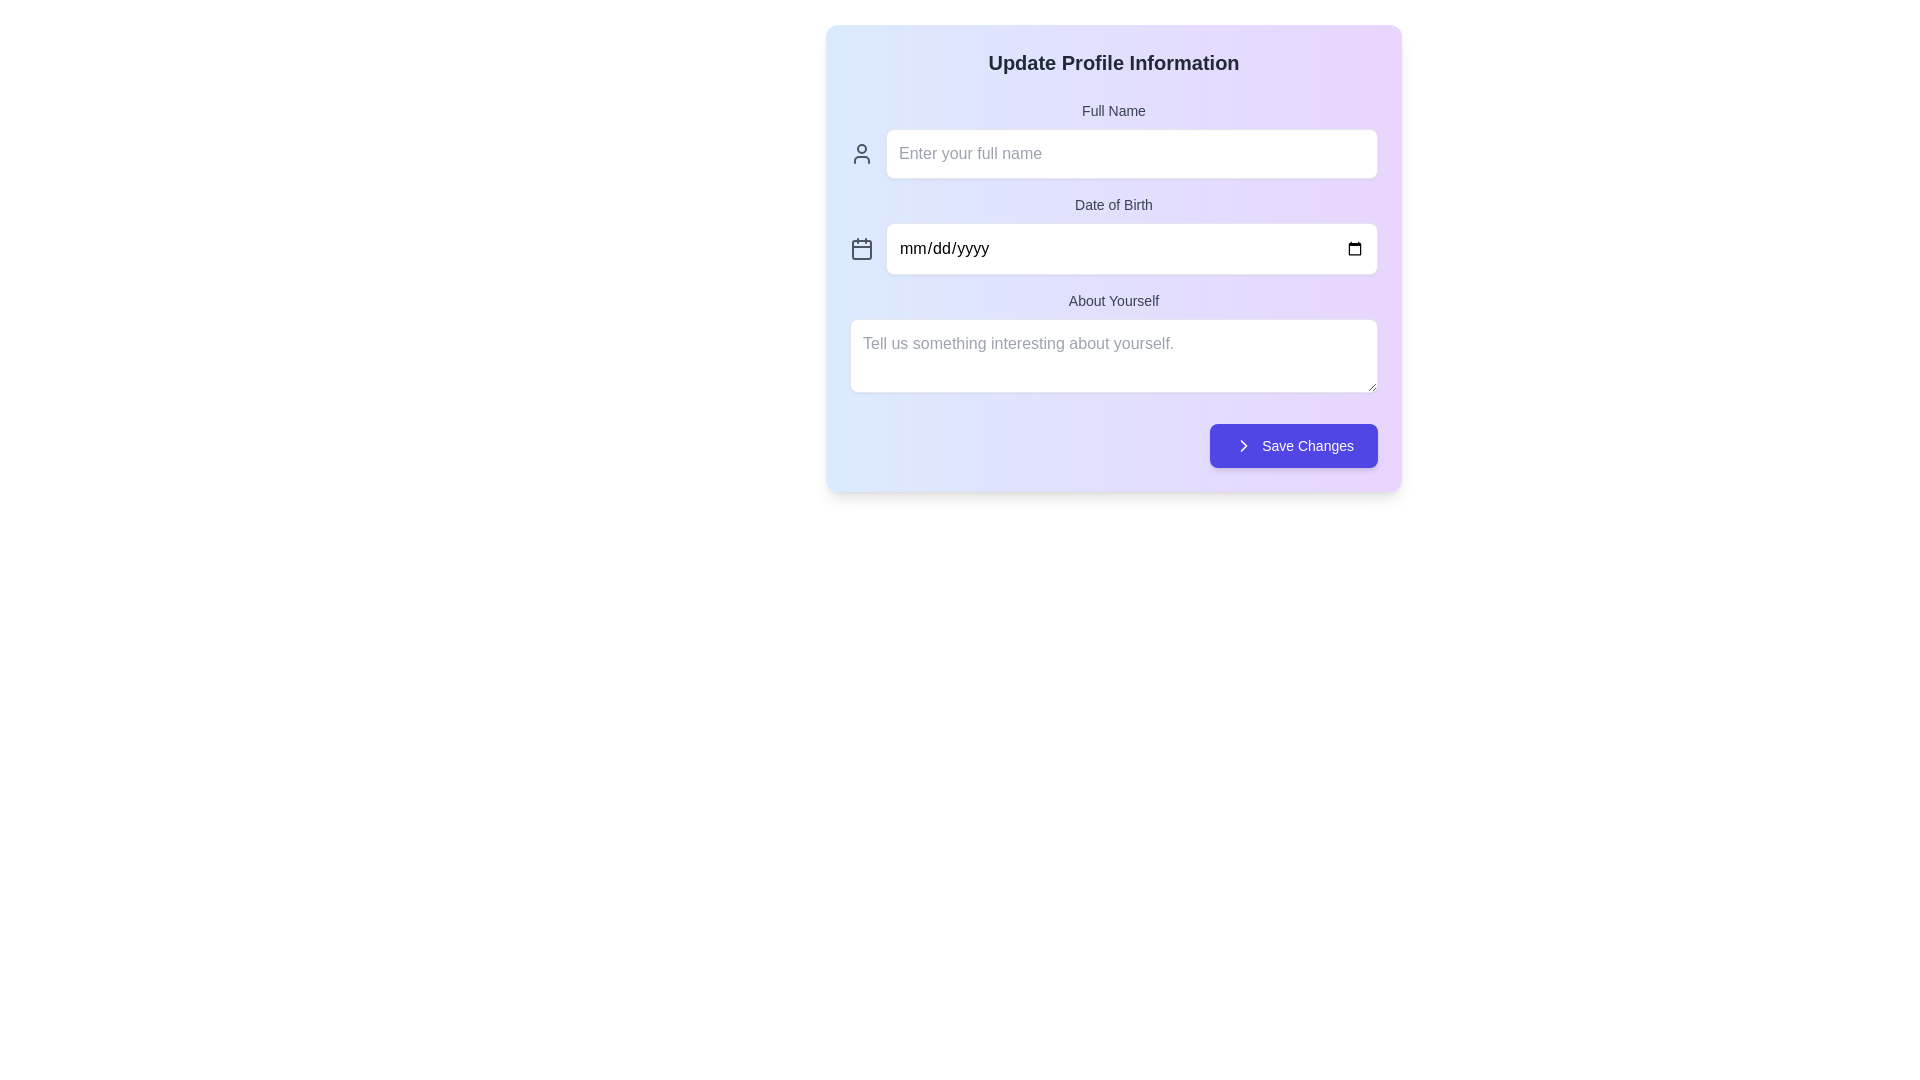 This screenshot has height=1080, width=1920. Describe the element at coordinates (1112, 111) in the screenshot. I see `the 'Full Name' label, which is styled in medium-sized gray font and positioned above the input field in the form section` at that location.